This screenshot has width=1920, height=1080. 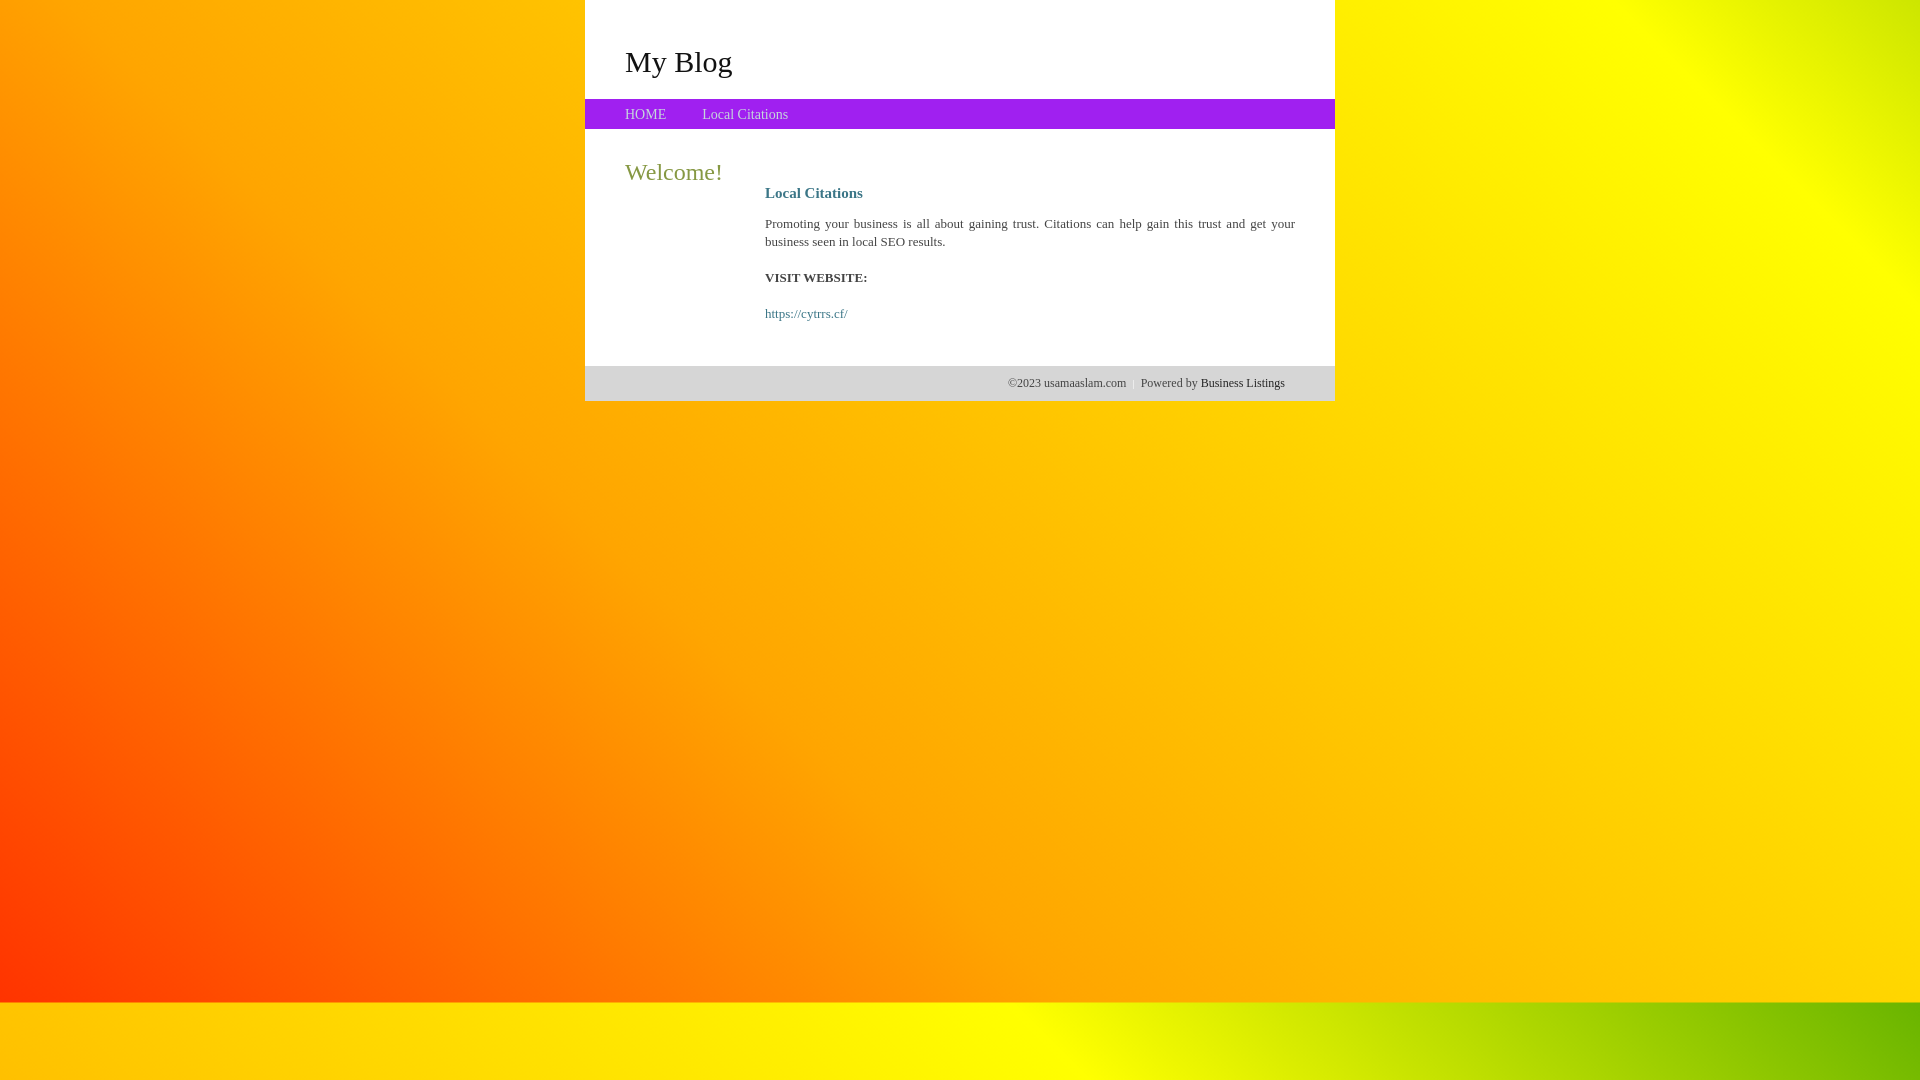 I want to click on 'https://cytrrs.cf/', so click(x=806, y=313).